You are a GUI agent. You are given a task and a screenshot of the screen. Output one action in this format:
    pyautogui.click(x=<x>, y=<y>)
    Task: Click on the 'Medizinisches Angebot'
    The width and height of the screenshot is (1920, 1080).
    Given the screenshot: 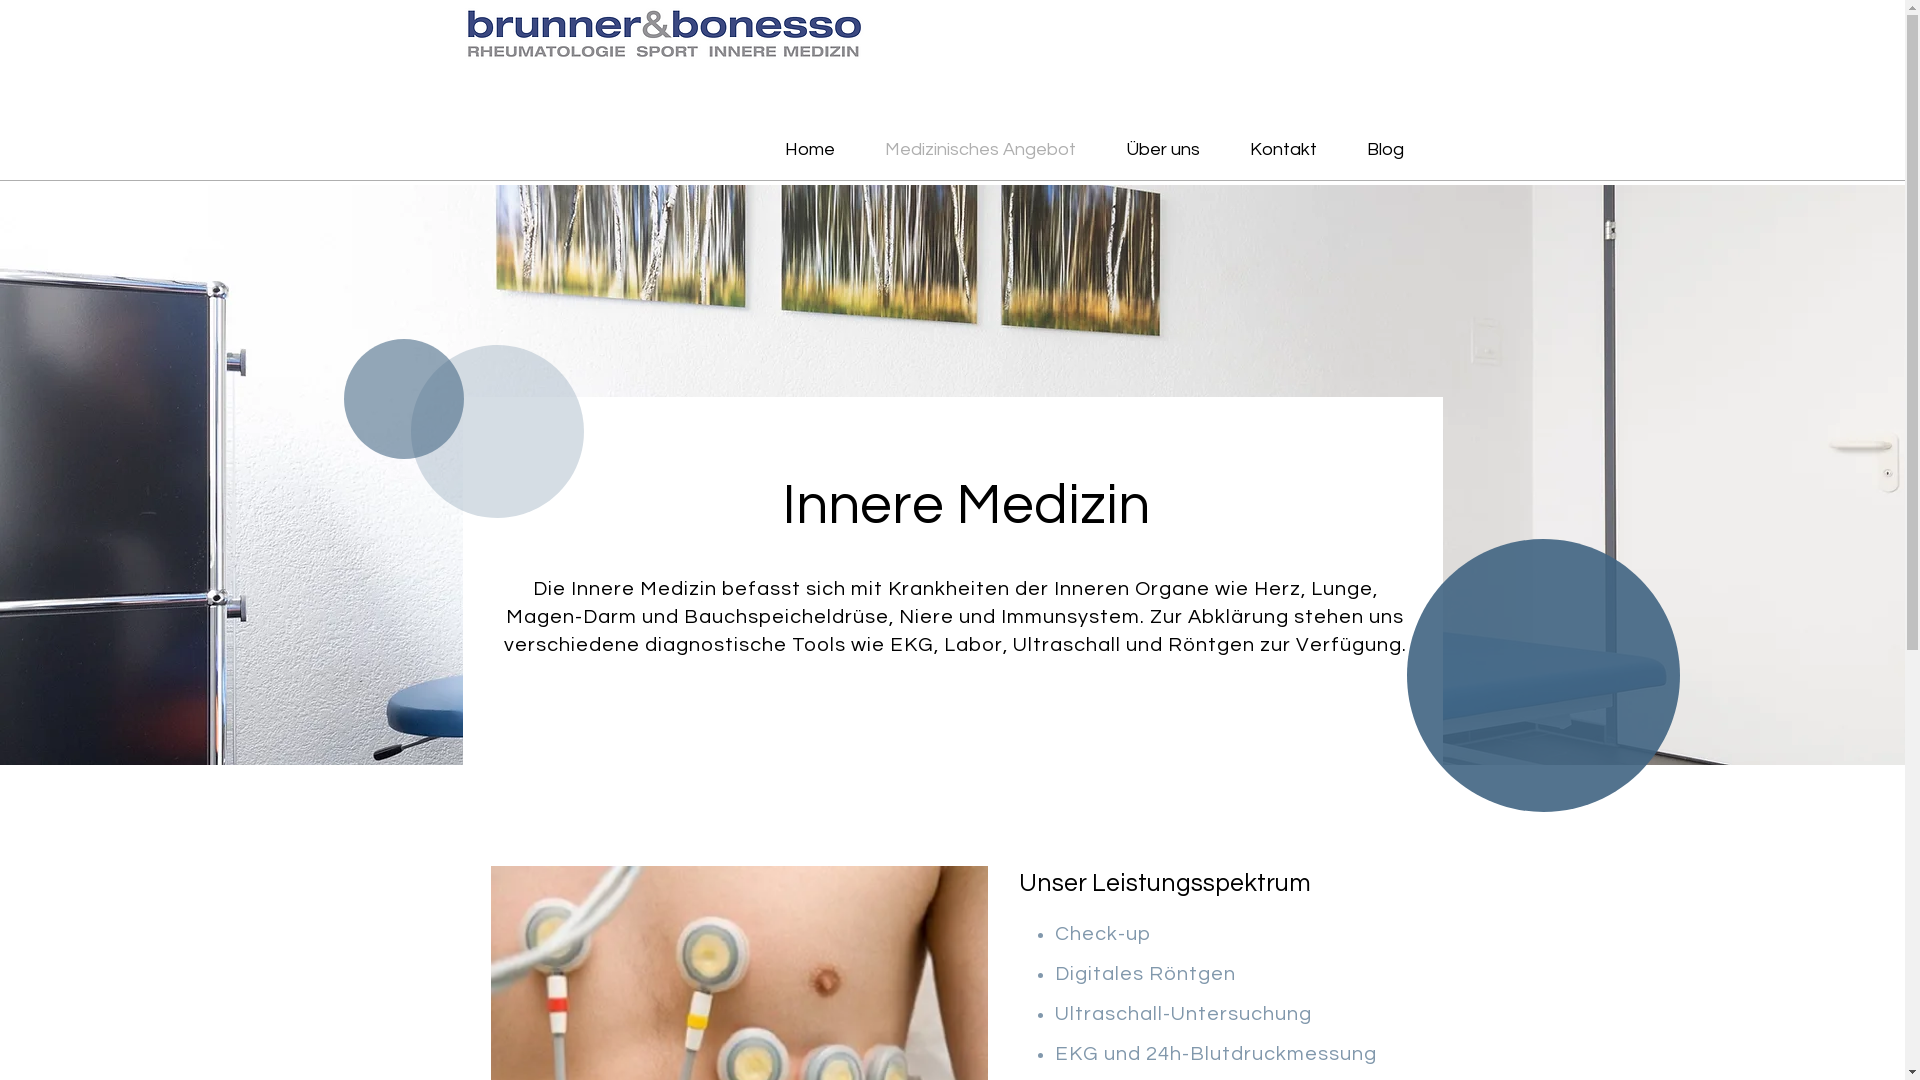 What is the action you would take?
    pyautogui.click(x=980, y=148)
    